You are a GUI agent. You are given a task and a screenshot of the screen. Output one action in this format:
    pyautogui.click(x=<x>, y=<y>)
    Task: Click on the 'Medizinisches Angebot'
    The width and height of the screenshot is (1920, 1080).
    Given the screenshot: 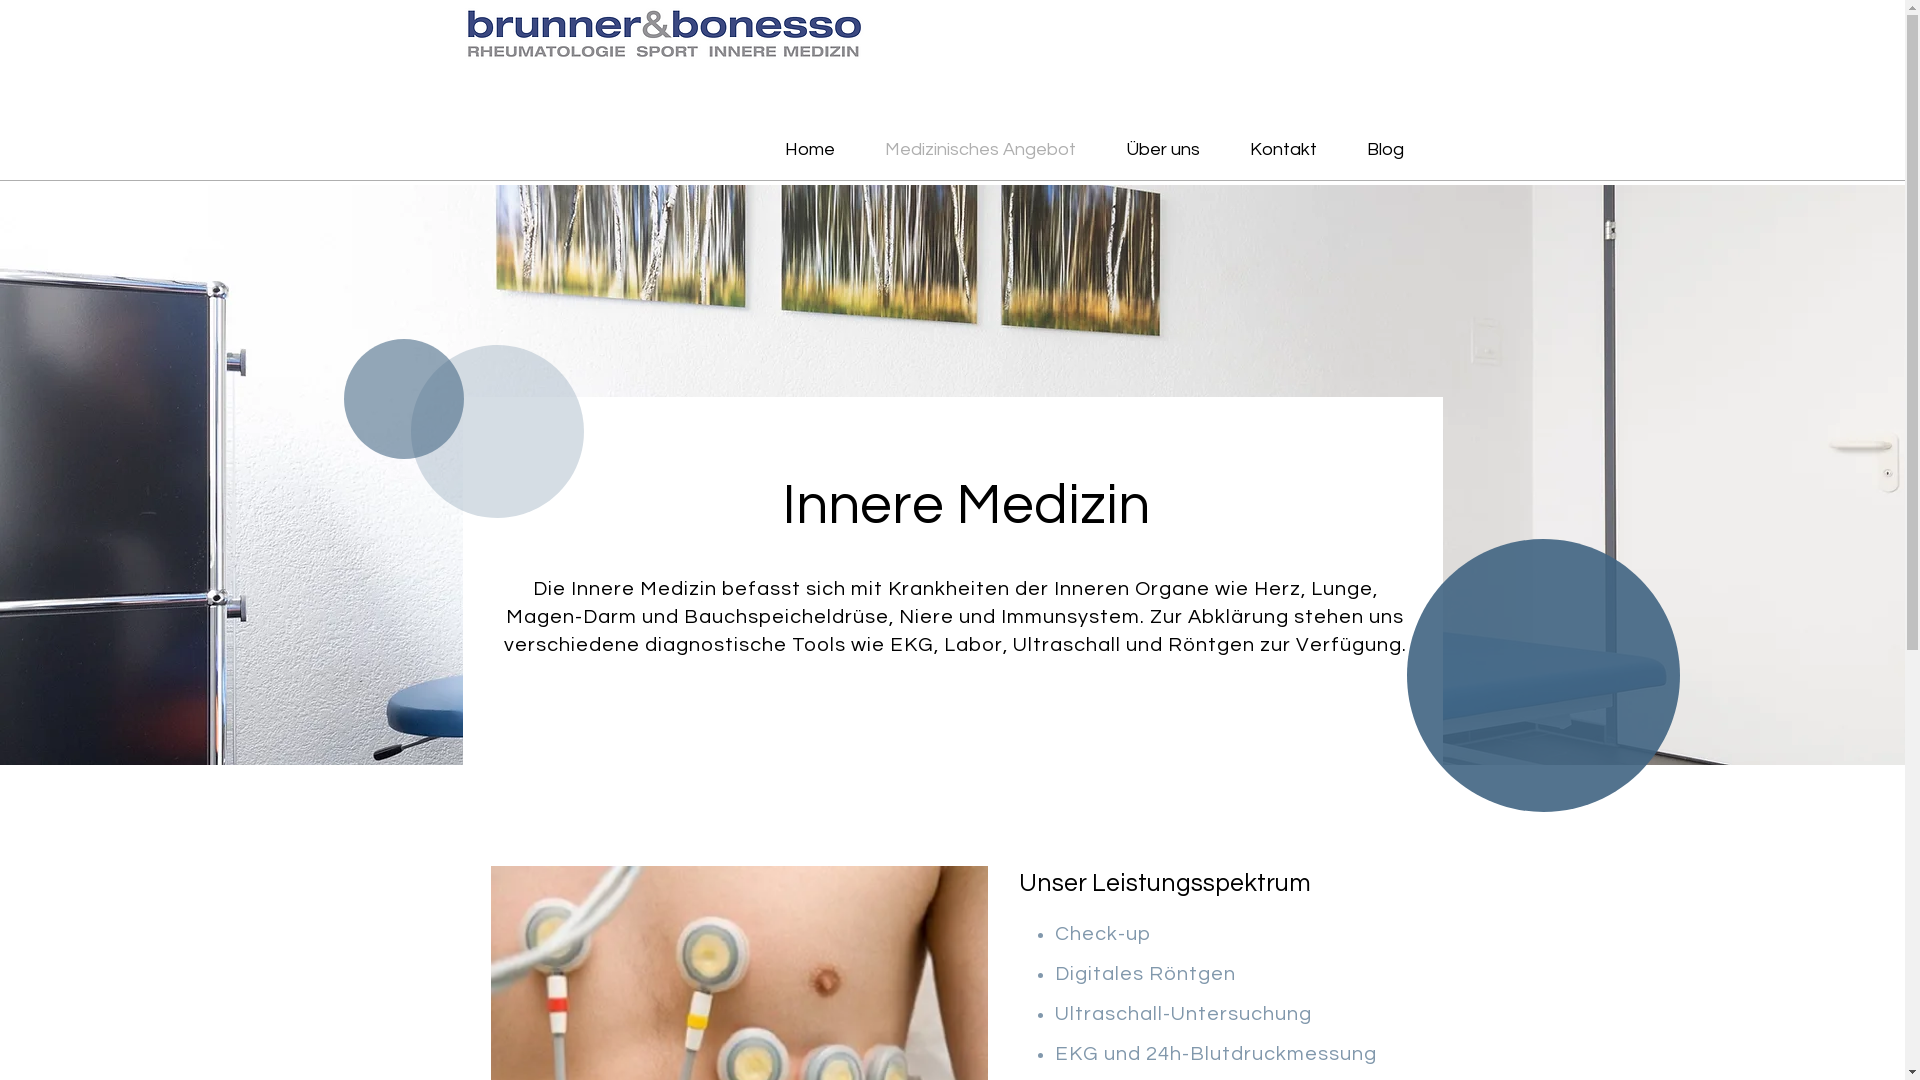 What is the action you would take?
    pyautogui.click(x=980, y=148)
    